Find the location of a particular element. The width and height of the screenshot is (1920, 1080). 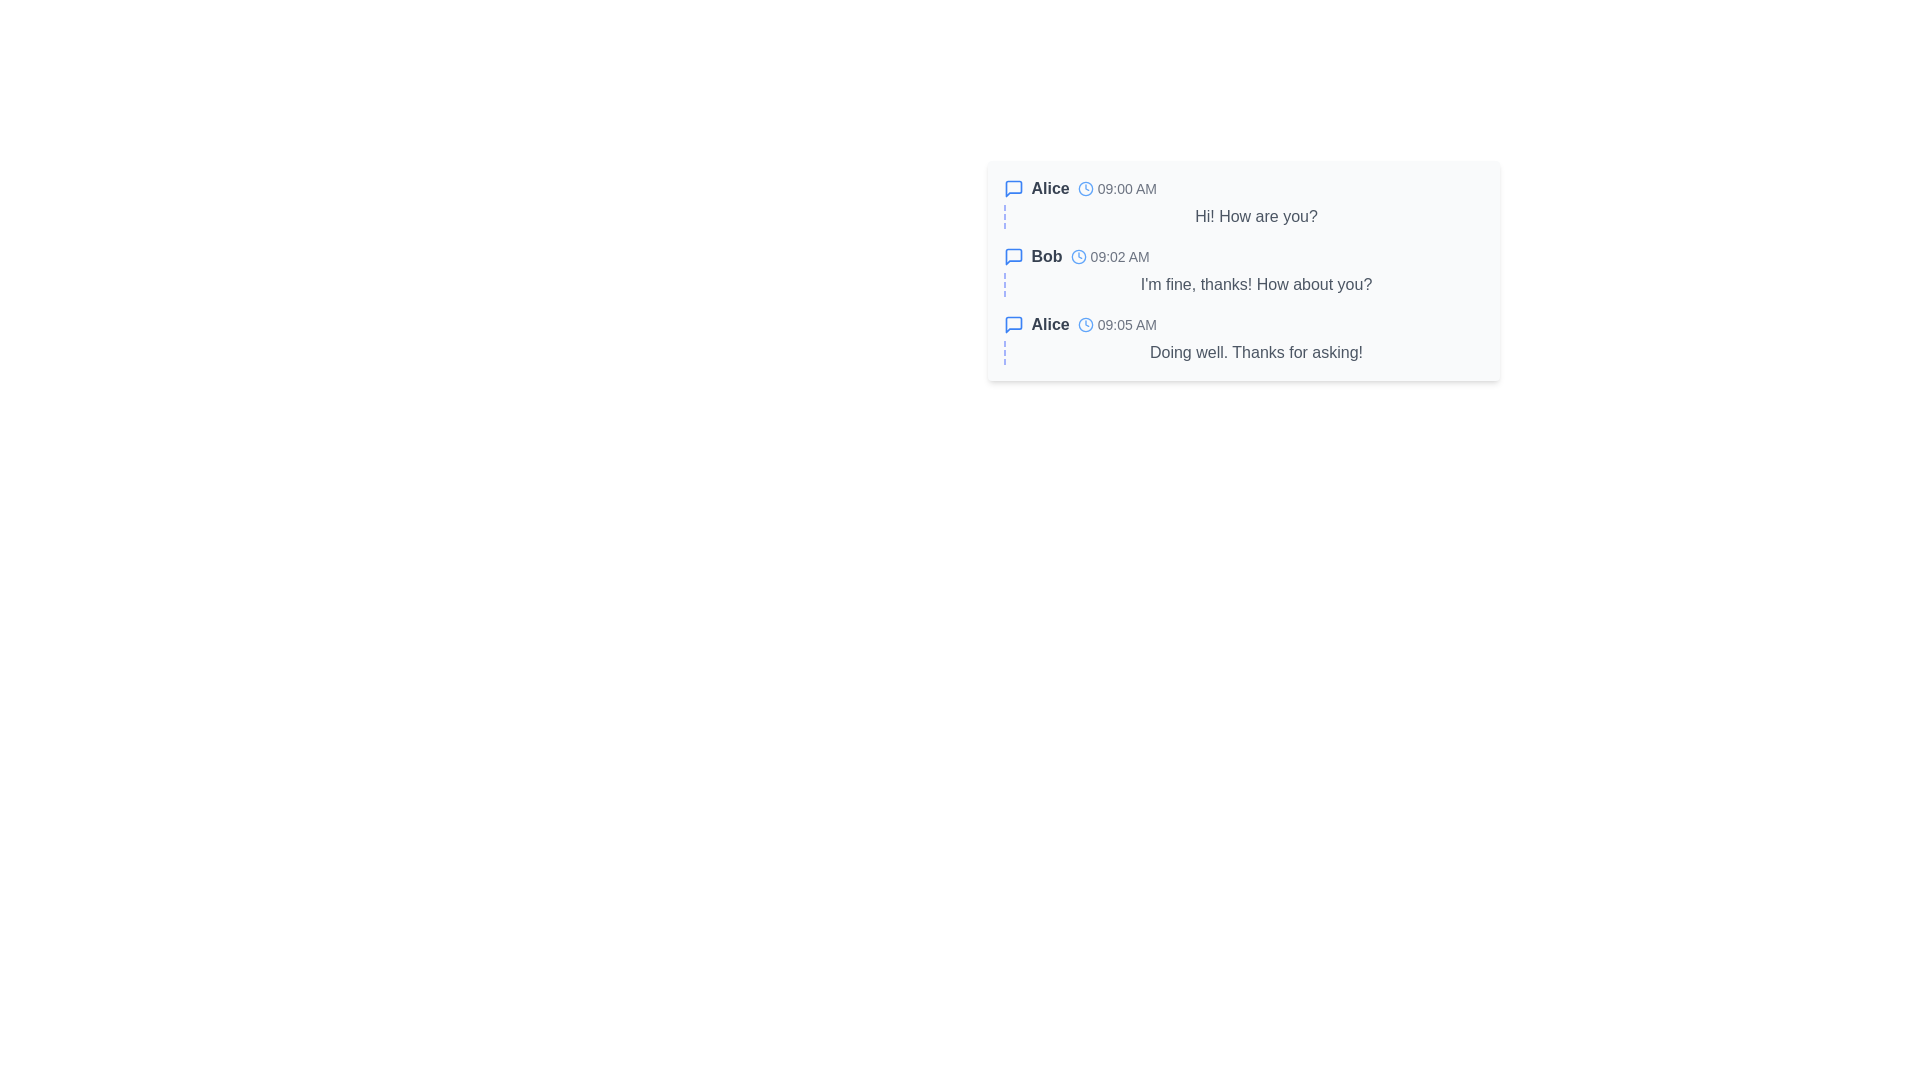

the Decorative icon that visually distinguishes the user's message header, located at the beginning of the header row for the message from 'Alice' at 09:00 AM is located at coordinates (1013, 189).